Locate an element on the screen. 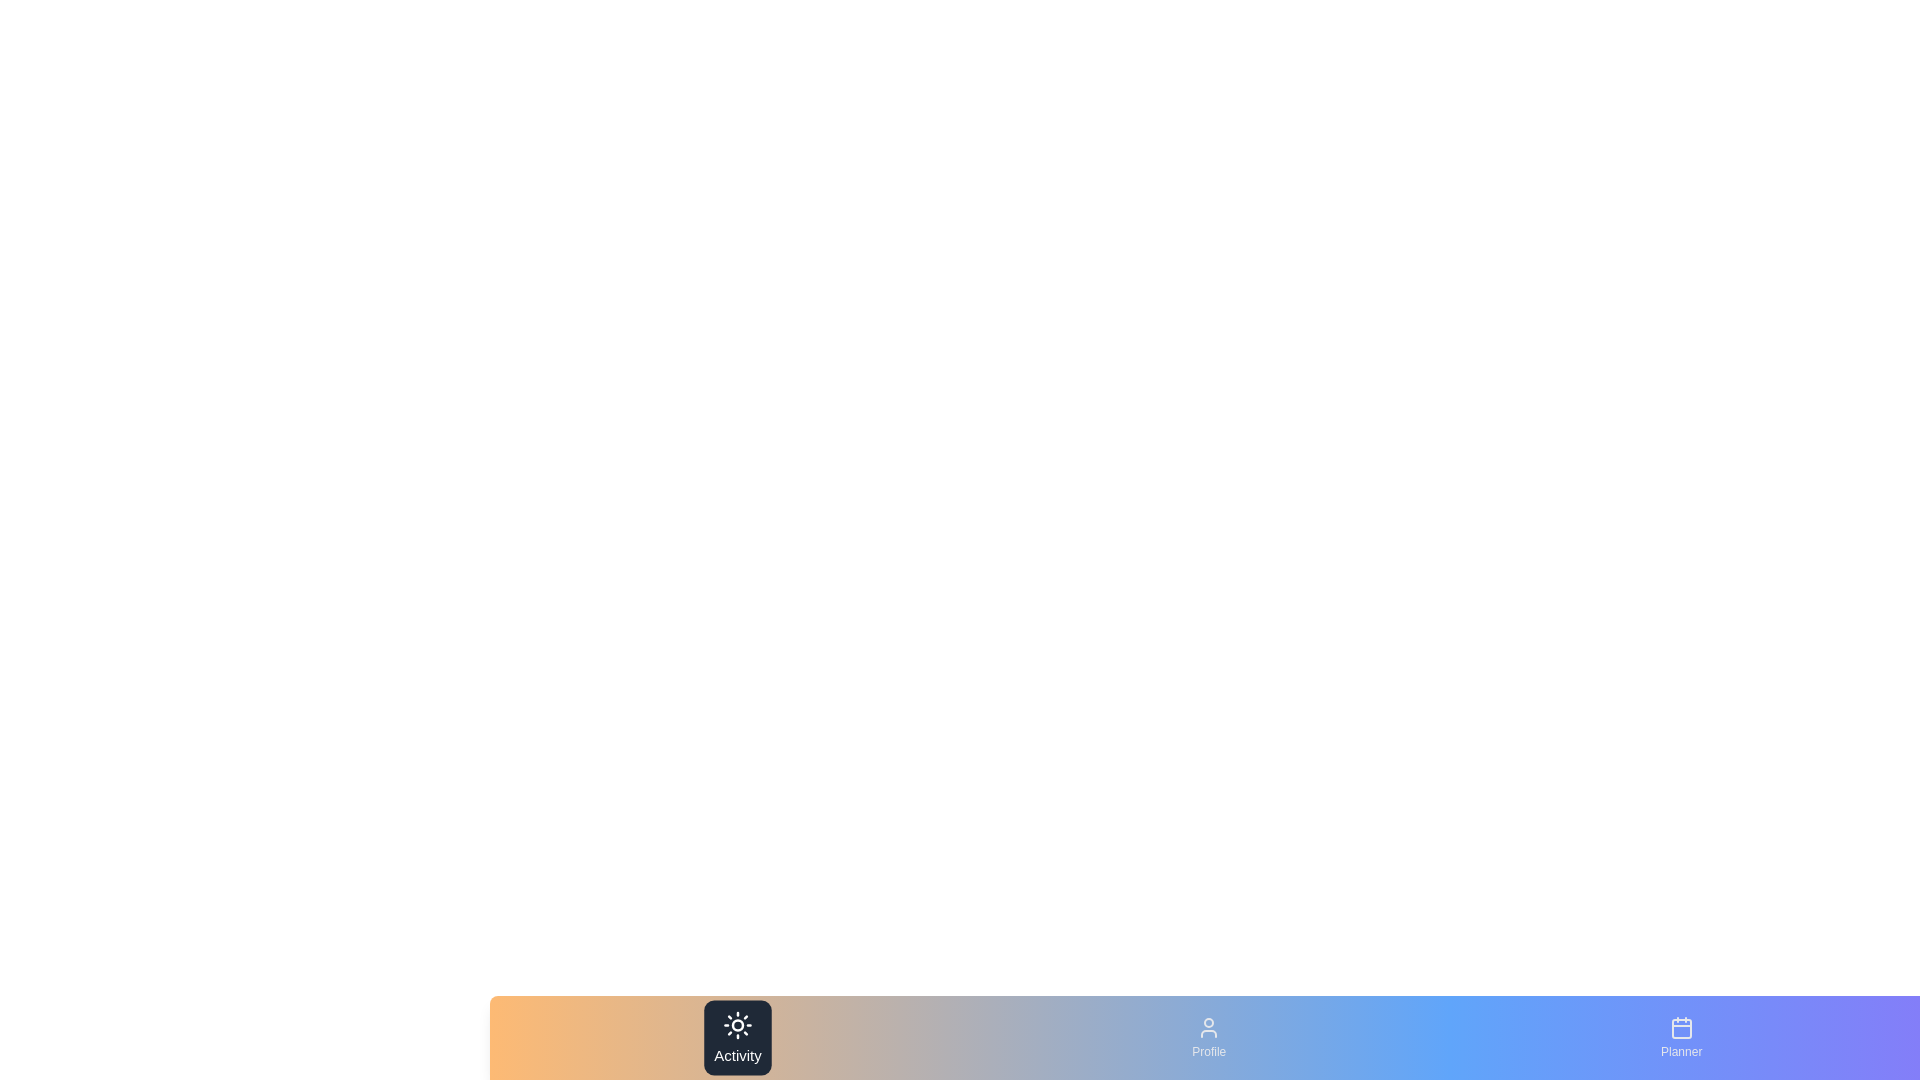 This screenshot has width=1920, height=1080. the tab labeled Planner is located at coordinates (1680, 1036).